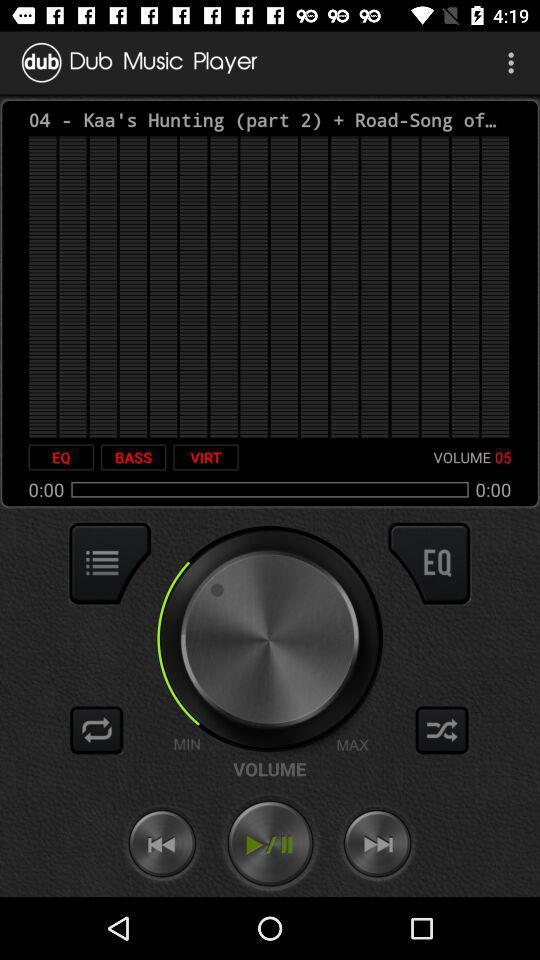 The height and width of the screenshot is (960, 540). I want to click on eq   icon, so click(61, 457).